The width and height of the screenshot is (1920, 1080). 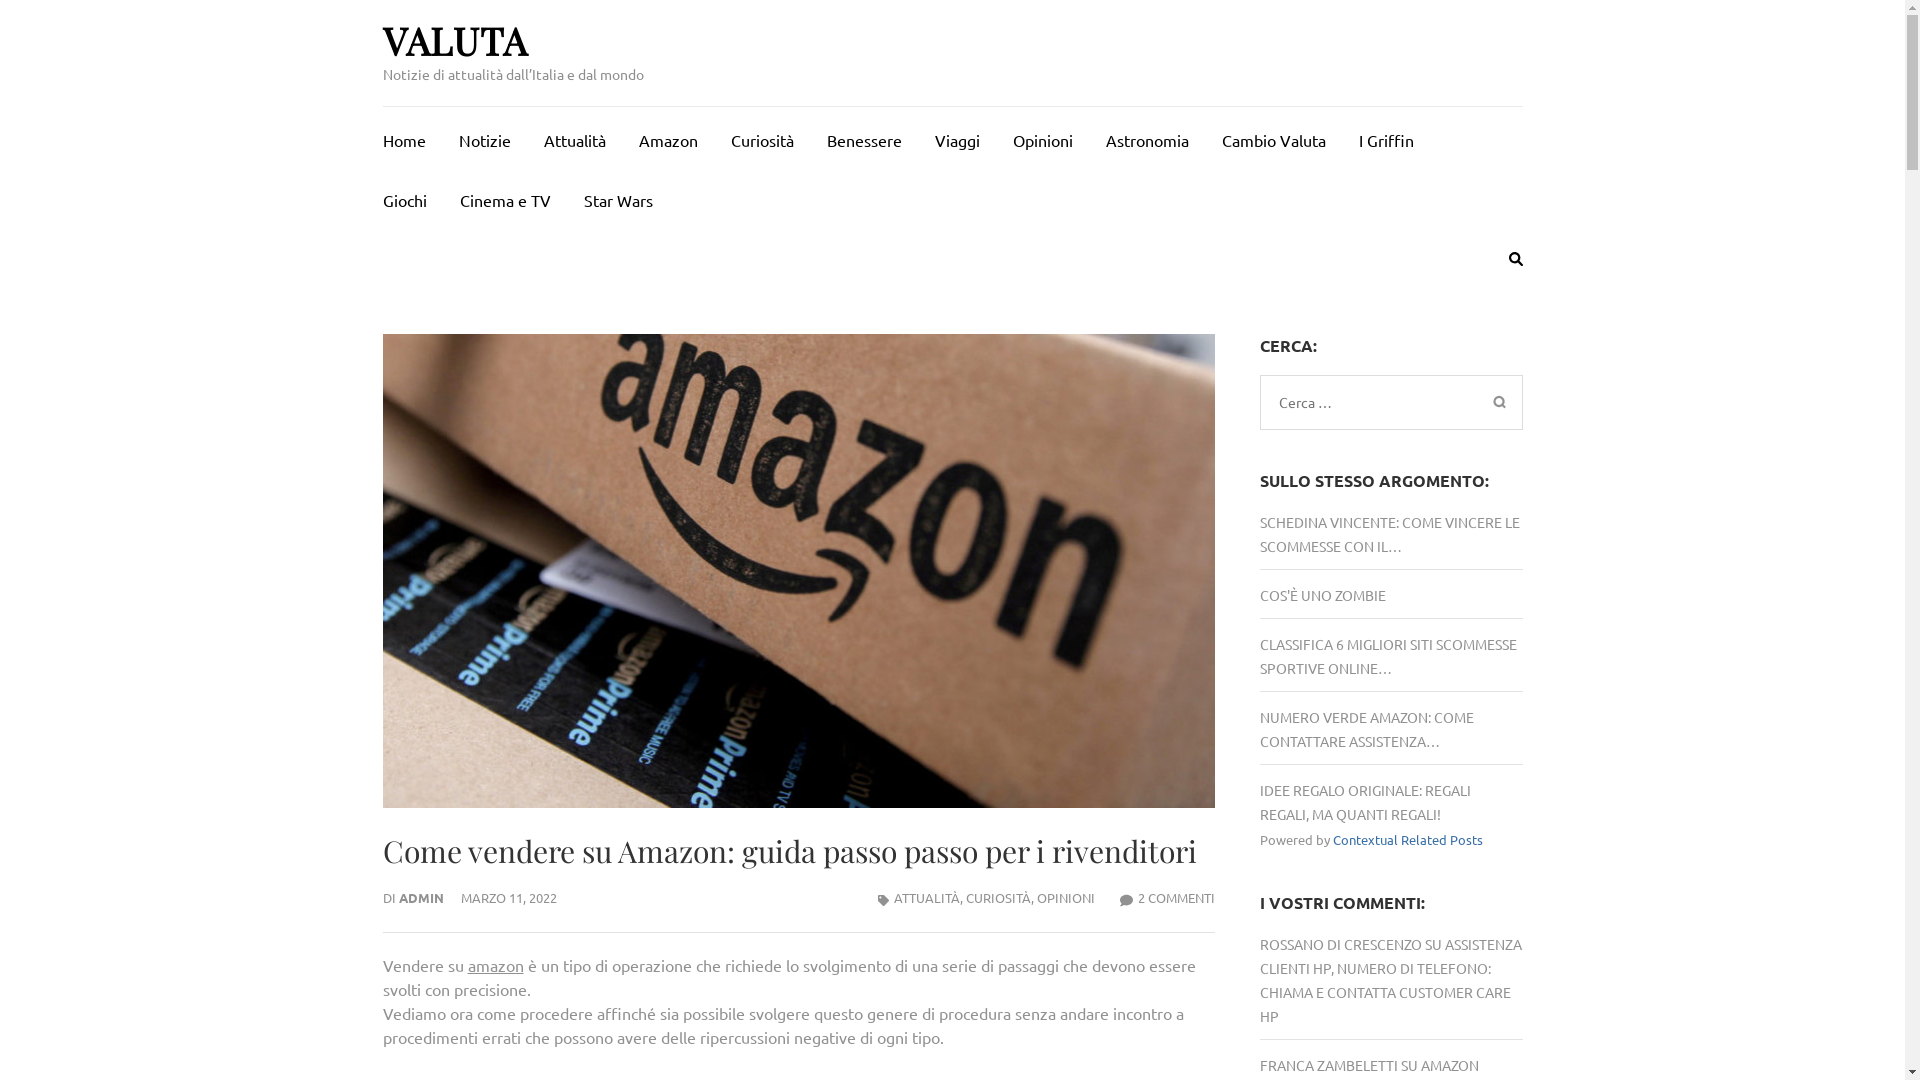 What do you see at coordinates (508, 896) in the screenshot?
I see `'MARZO 11, 2022'` at bounding box center [508, 896].